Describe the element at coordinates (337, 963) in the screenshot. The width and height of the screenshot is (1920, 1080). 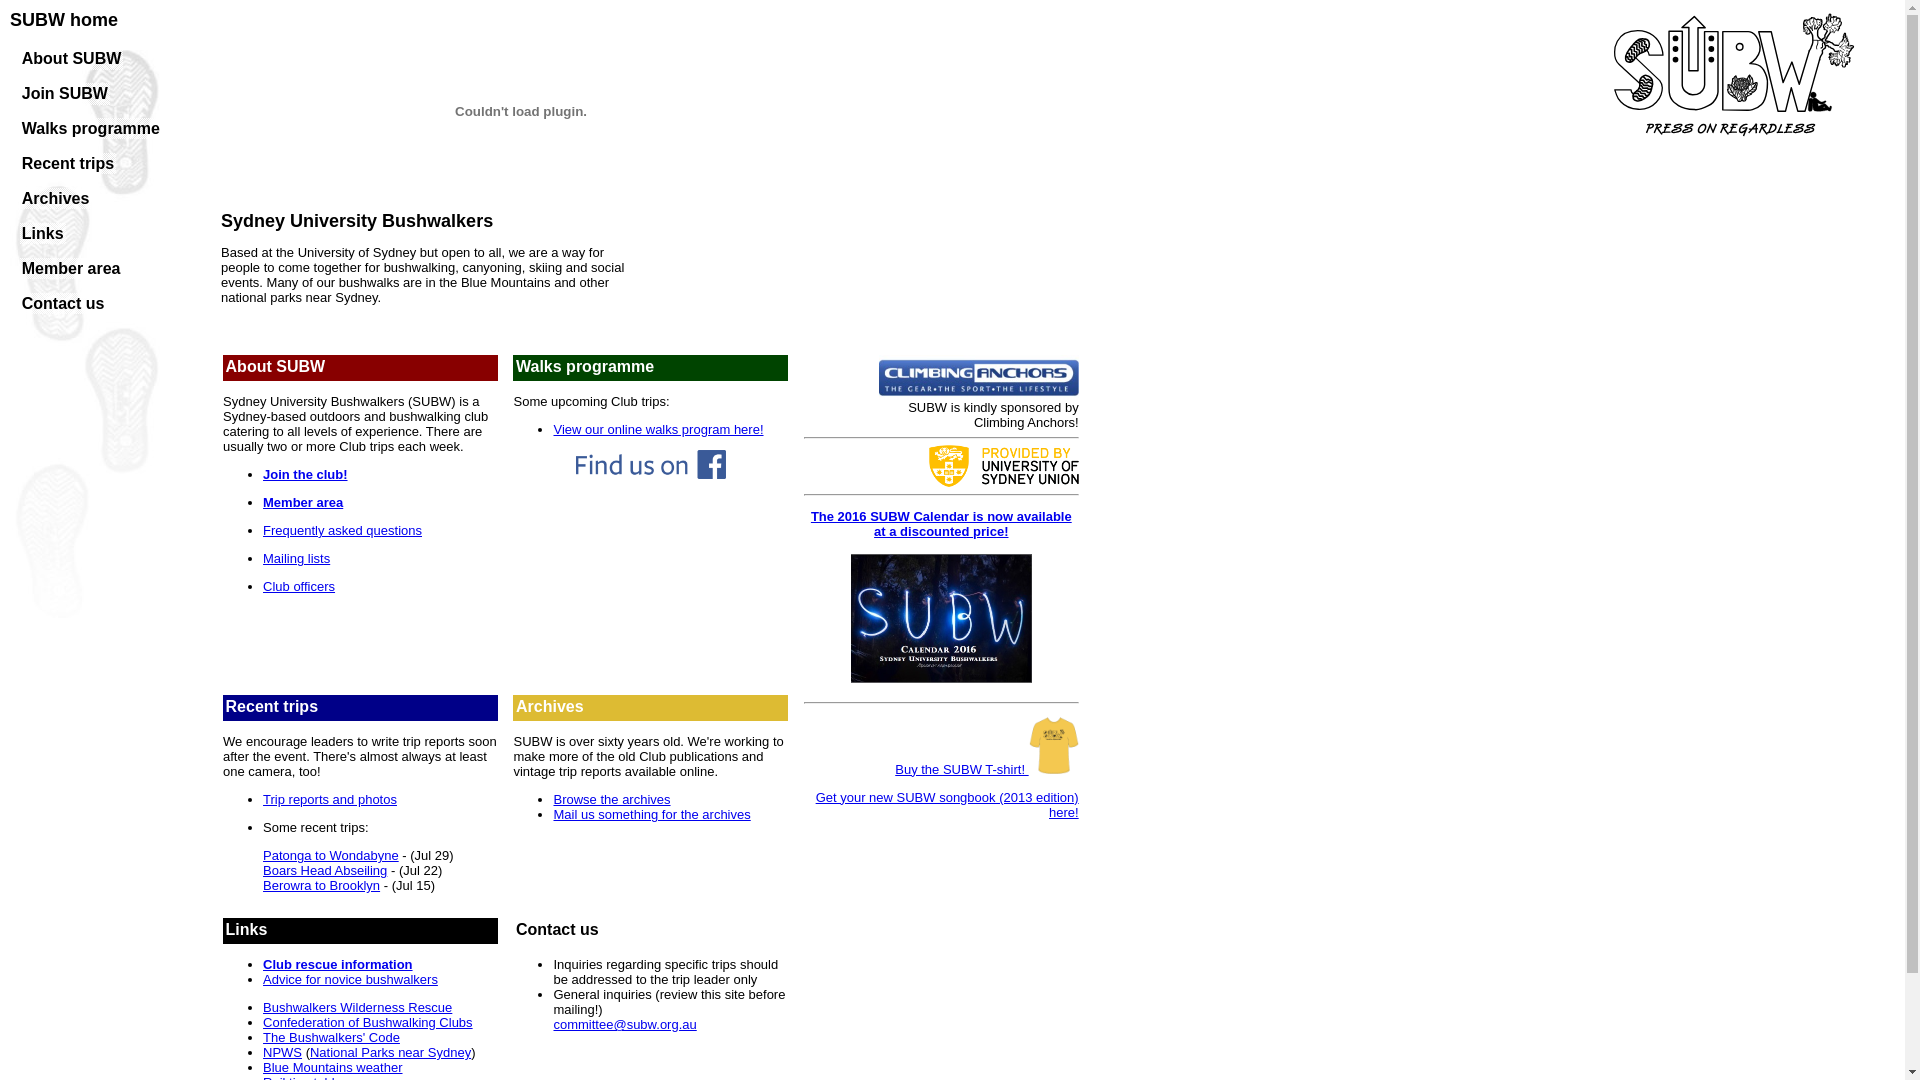
I see `'Club rescue information'` at that location.